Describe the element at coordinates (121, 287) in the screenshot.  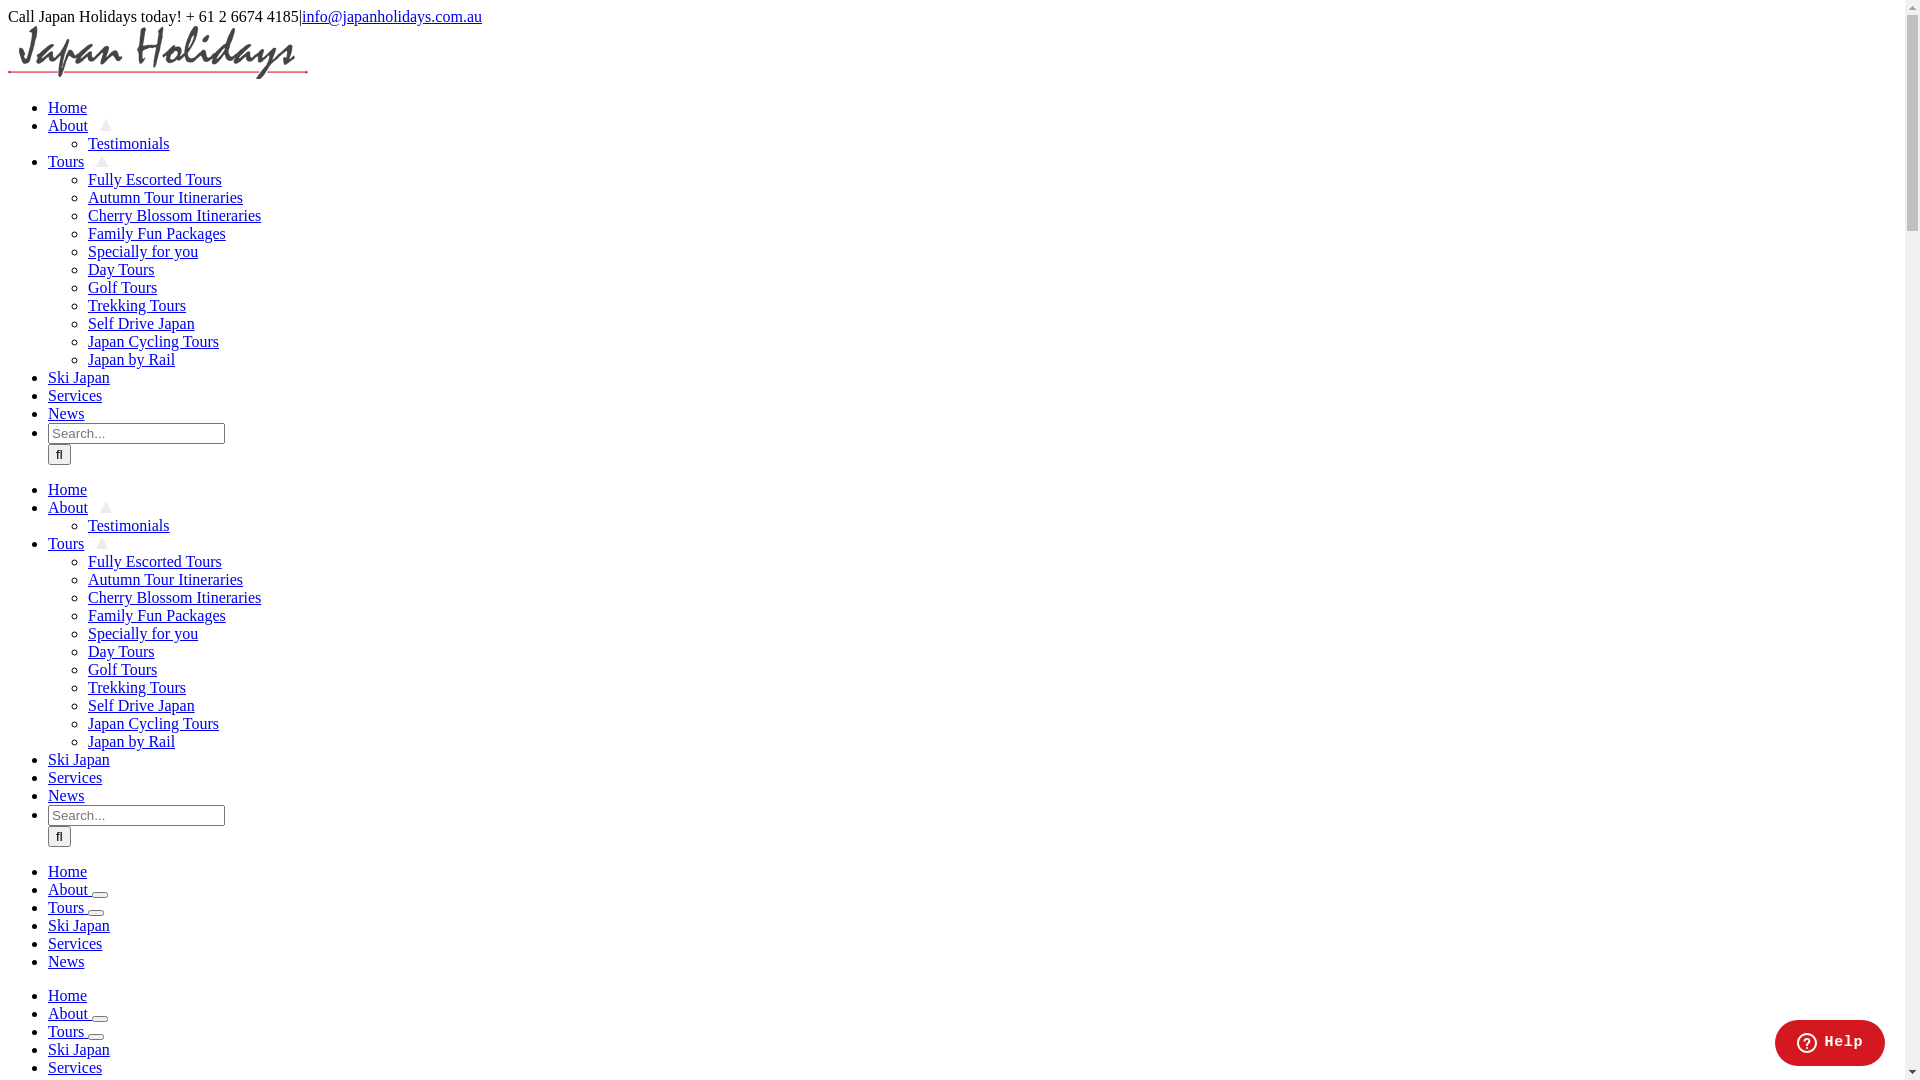
I see `'Golf Tours'` at that location.